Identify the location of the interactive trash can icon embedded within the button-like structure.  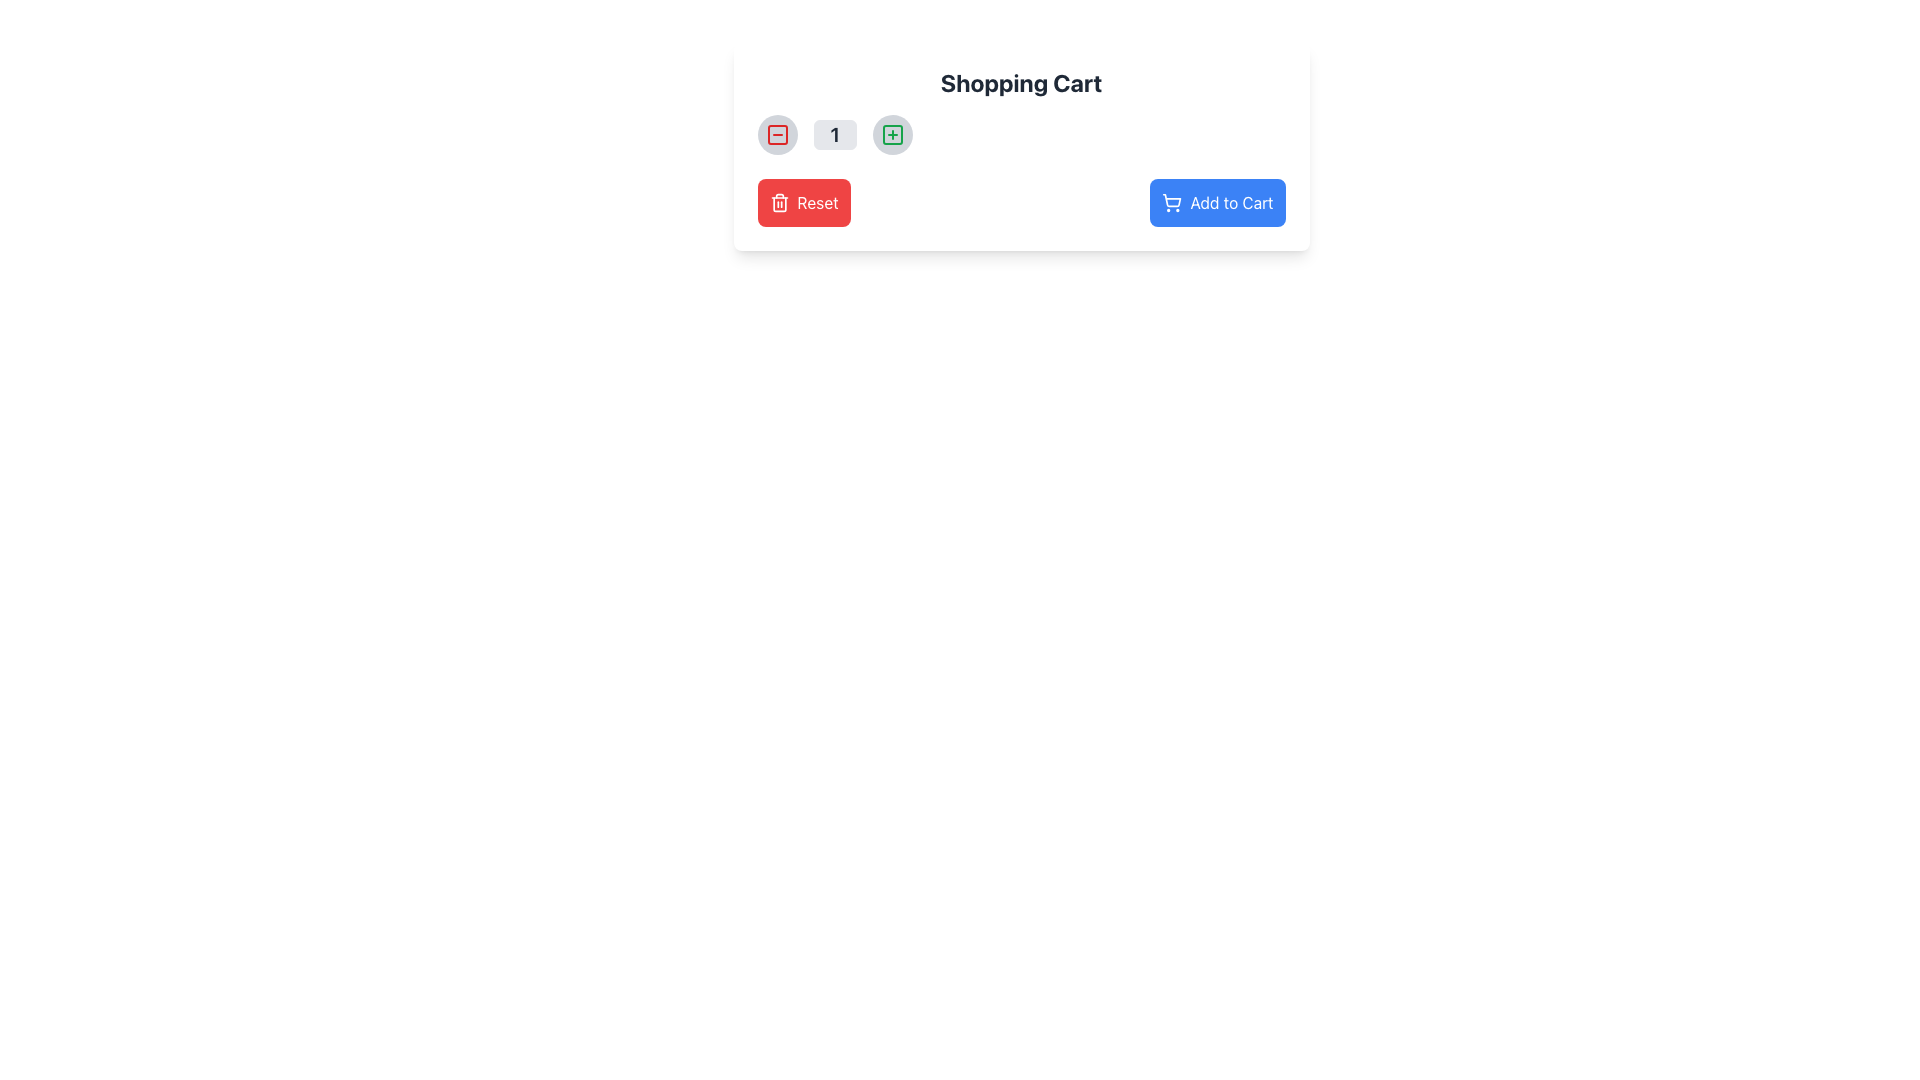
(778, 204).